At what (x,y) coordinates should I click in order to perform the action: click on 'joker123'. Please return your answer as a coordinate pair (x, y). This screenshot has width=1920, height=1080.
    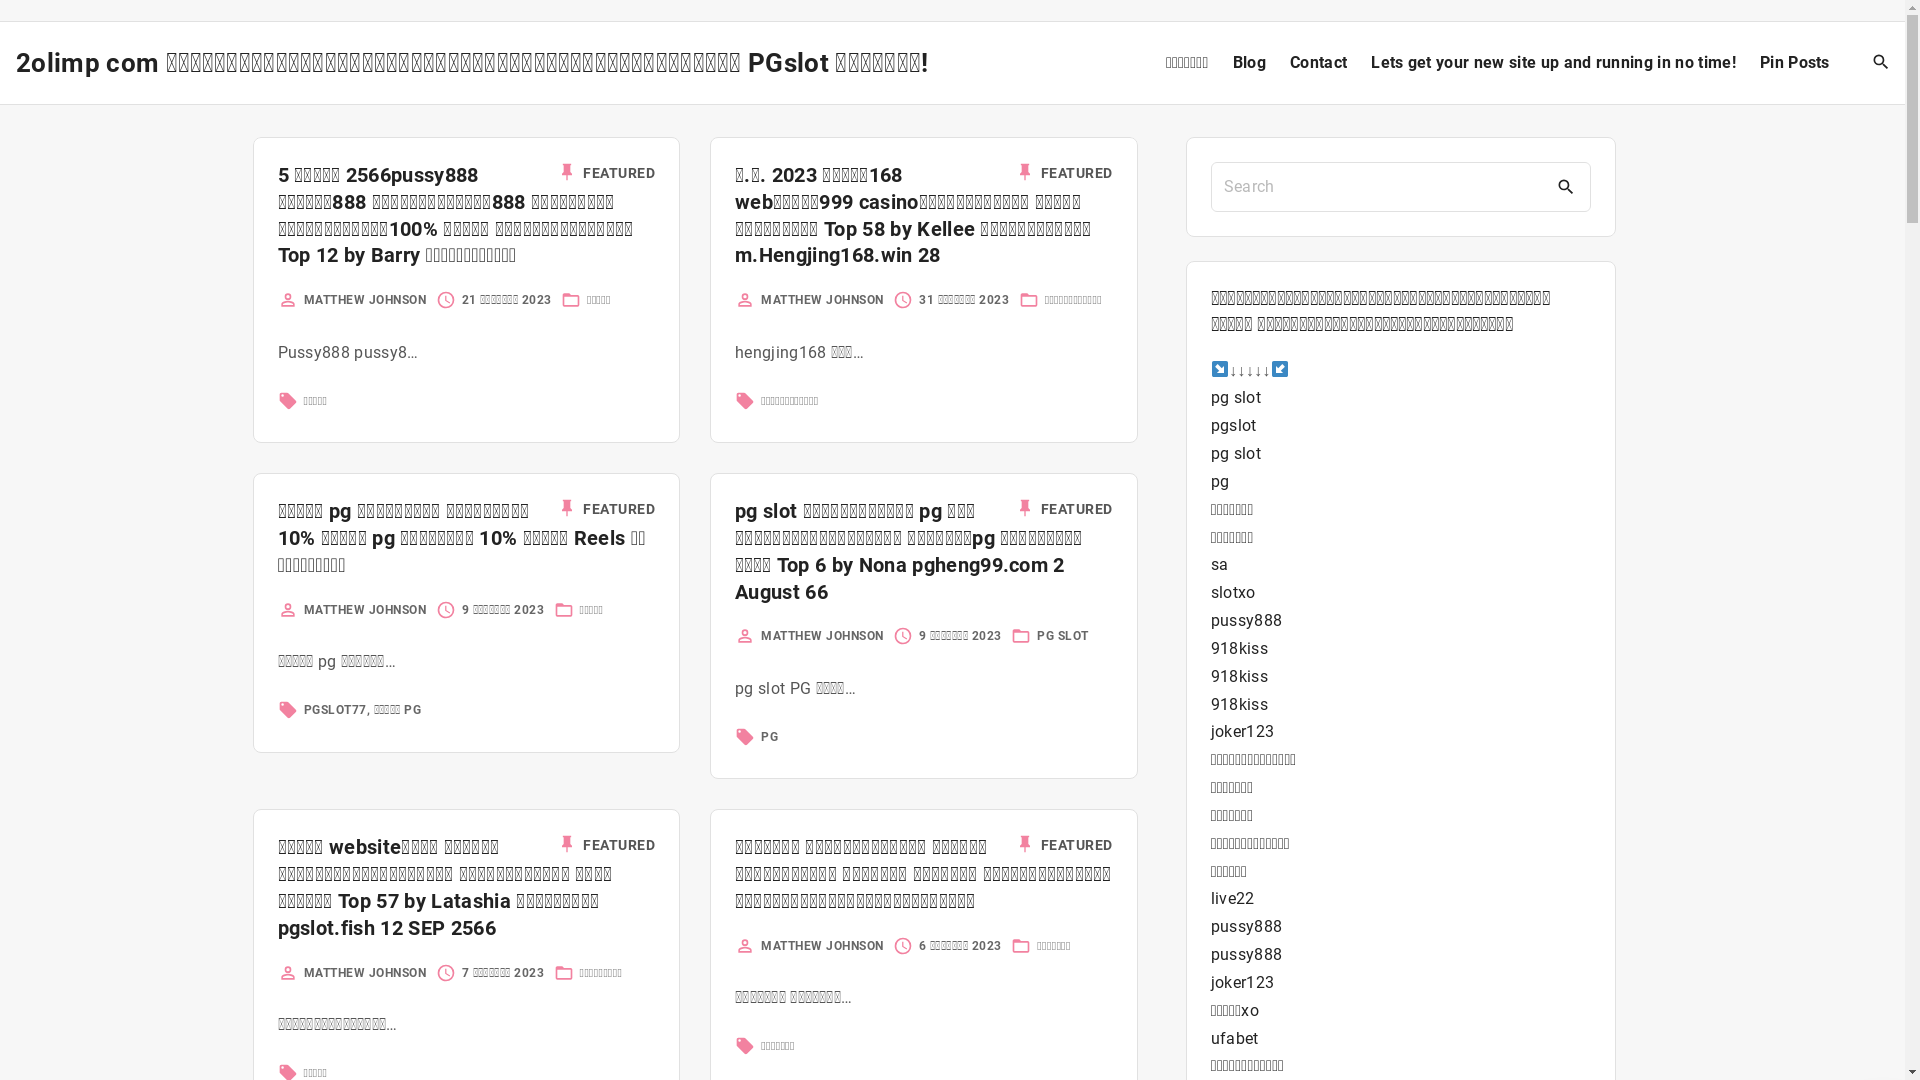
    Looking at the image, I should click on (1242, 731).